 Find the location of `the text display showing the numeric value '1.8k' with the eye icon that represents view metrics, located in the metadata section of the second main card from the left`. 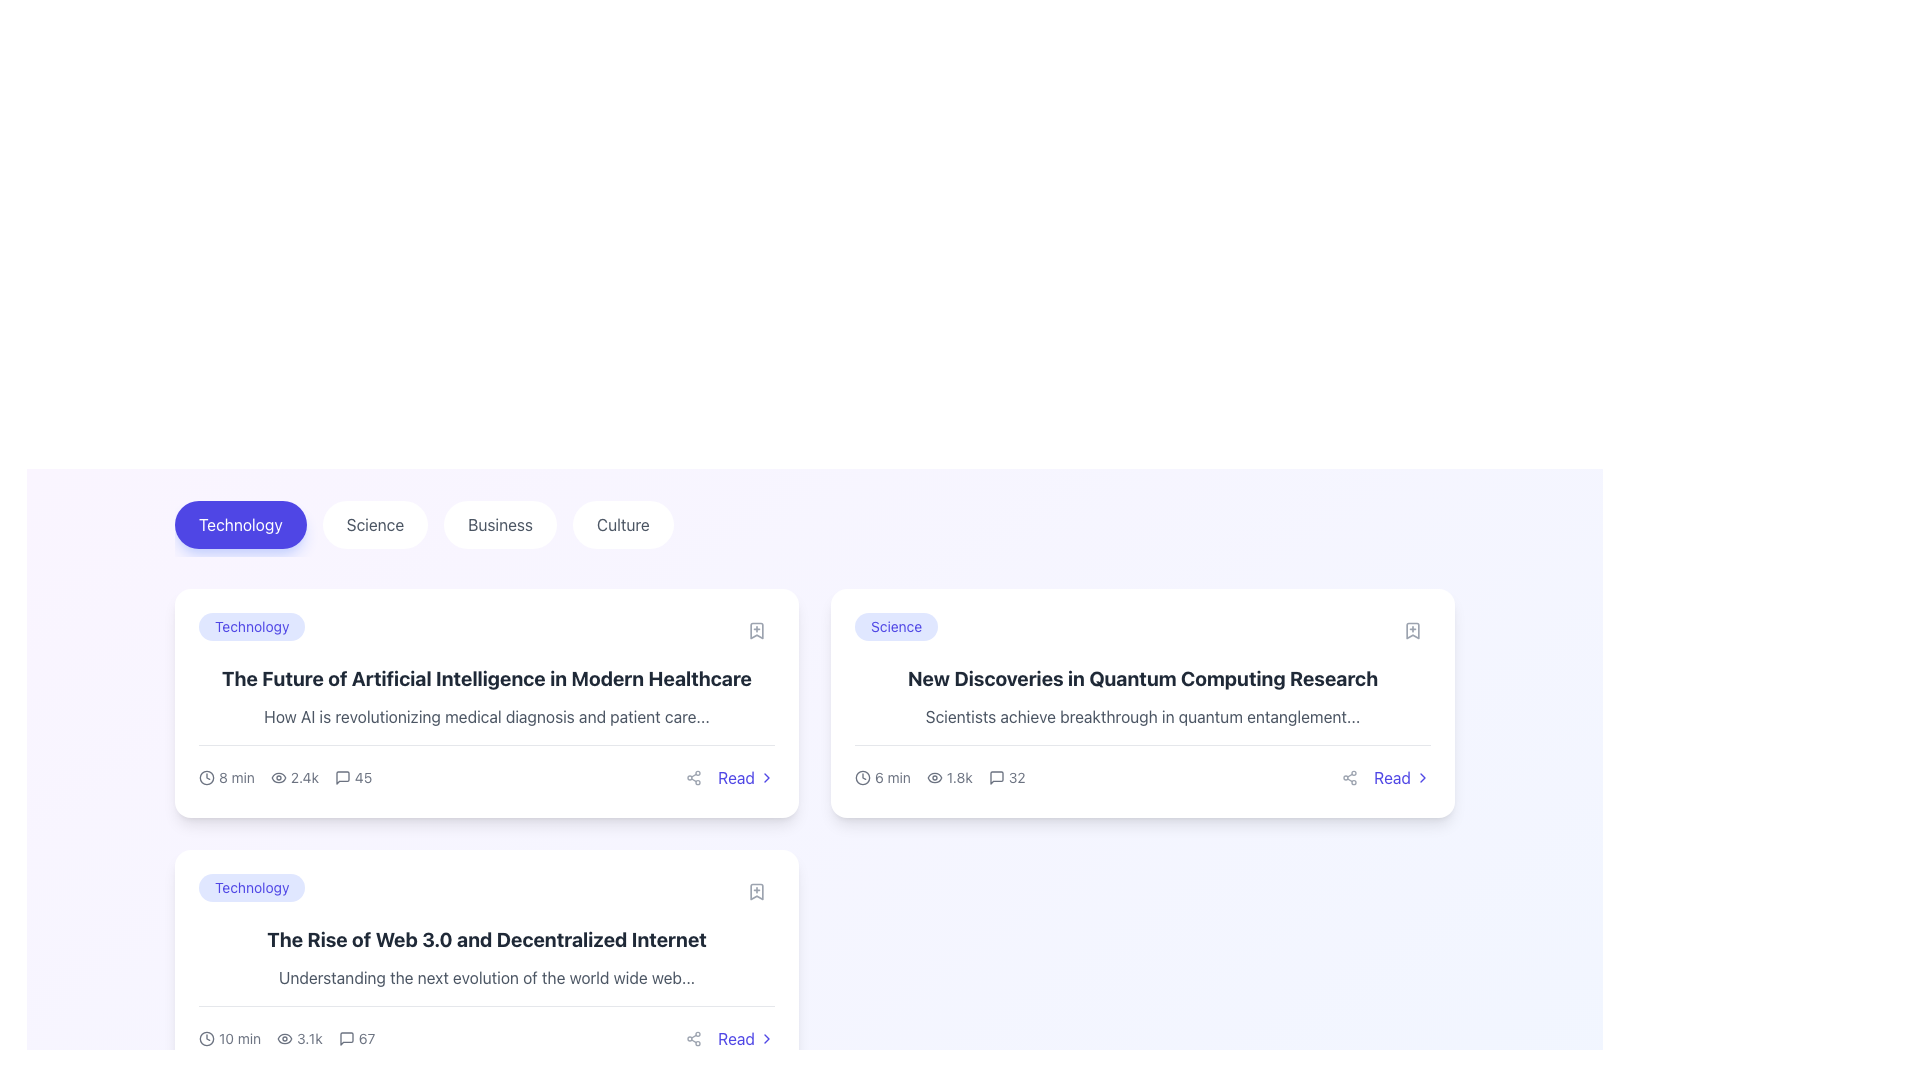

the text display showing the numeric value '1.8k' with the eye icon that represents view metrics, located in the metadata section of the second main card from the left is located at coordinates (948, 777).